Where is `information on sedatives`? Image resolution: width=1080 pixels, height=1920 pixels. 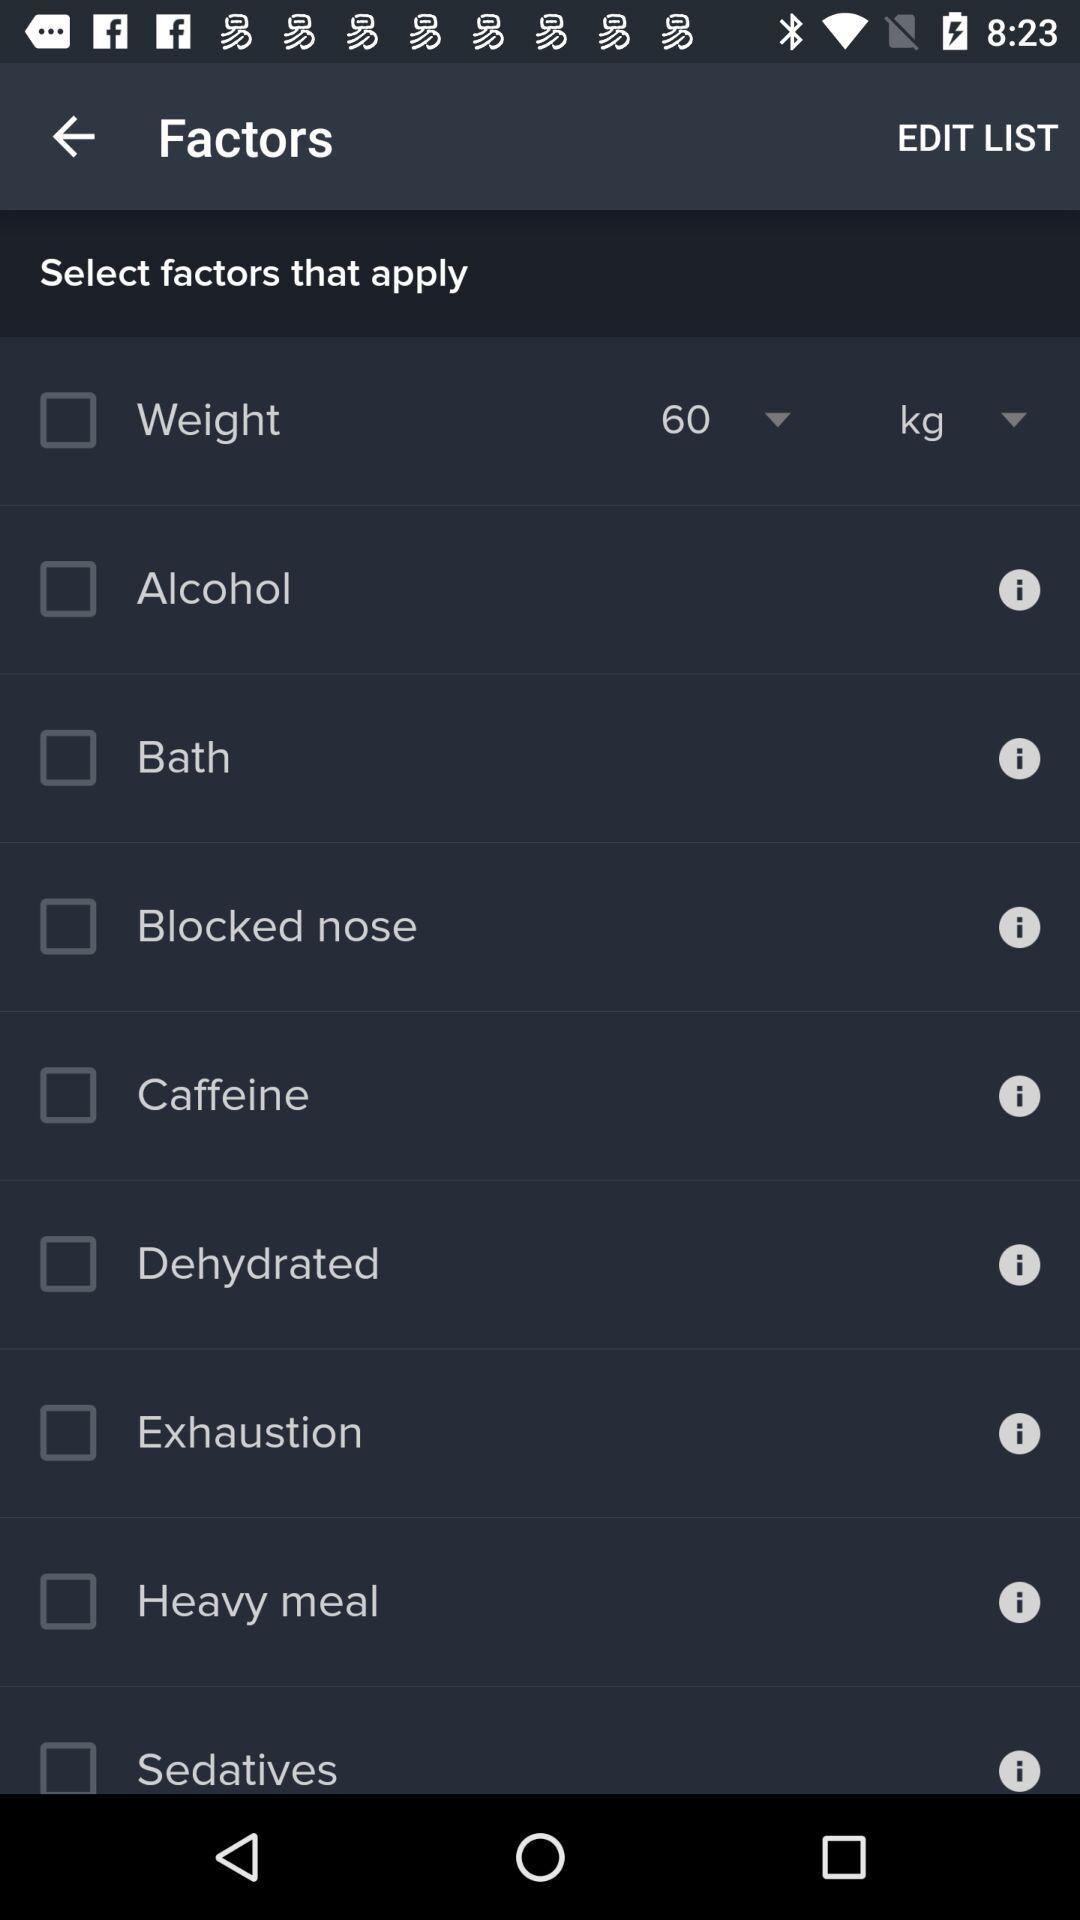
information on sedatives is located at coordinates (1019, 1739).